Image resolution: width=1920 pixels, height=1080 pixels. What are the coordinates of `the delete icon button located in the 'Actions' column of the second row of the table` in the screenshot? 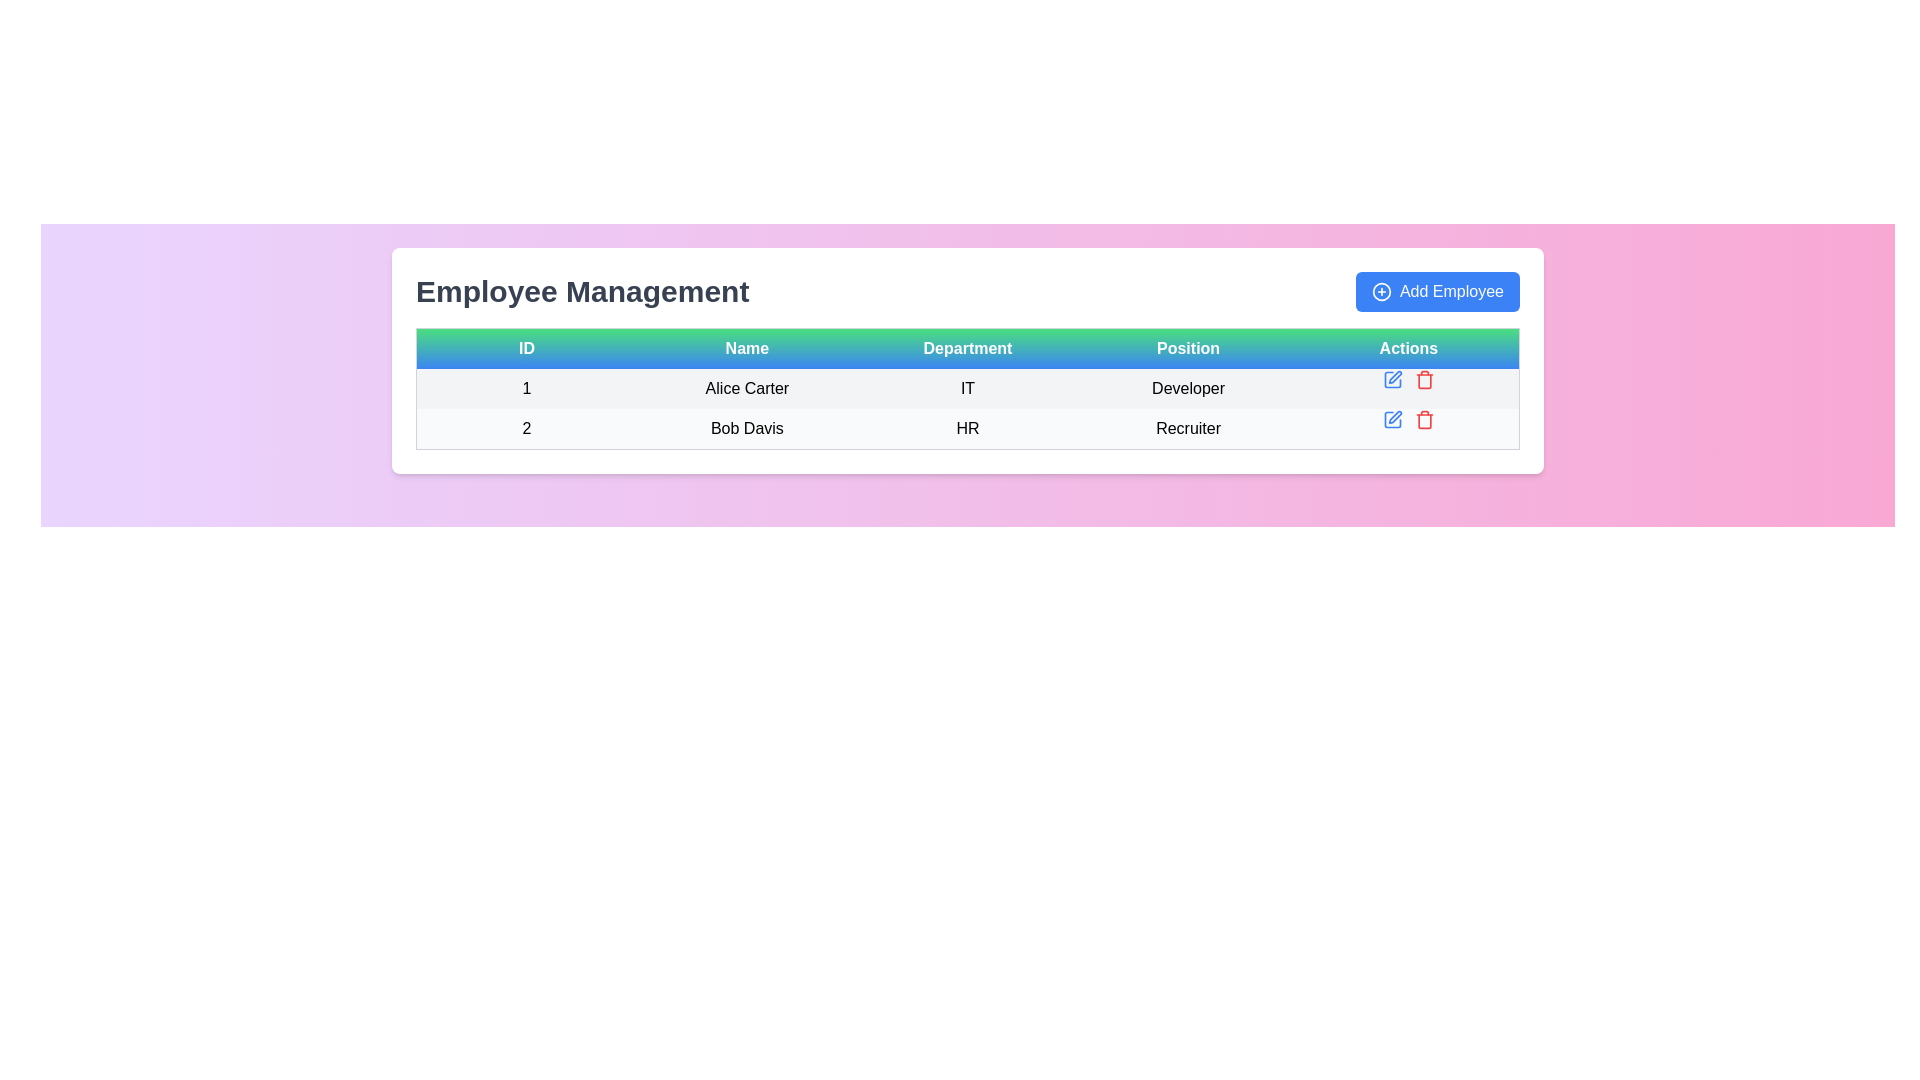 It's located at (1424, 419).